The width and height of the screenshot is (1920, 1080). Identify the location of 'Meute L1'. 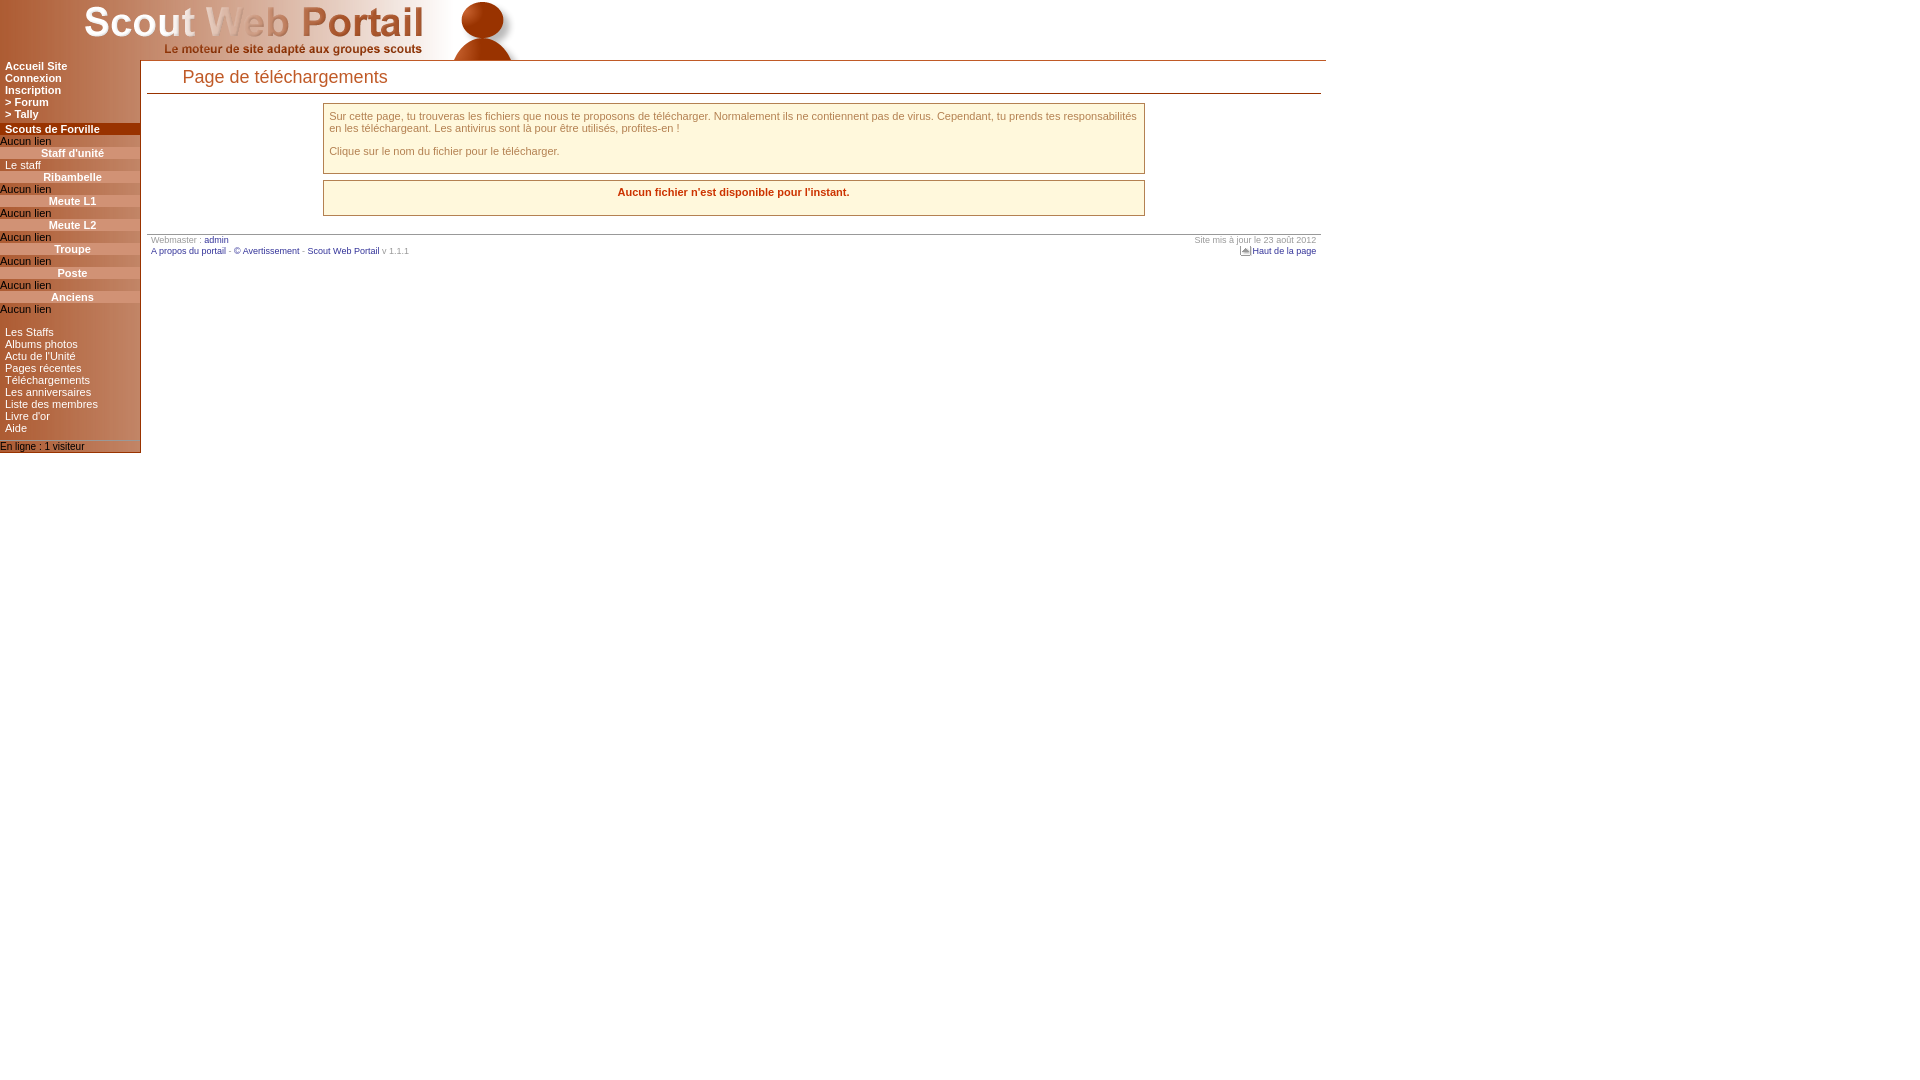
(70, 200).